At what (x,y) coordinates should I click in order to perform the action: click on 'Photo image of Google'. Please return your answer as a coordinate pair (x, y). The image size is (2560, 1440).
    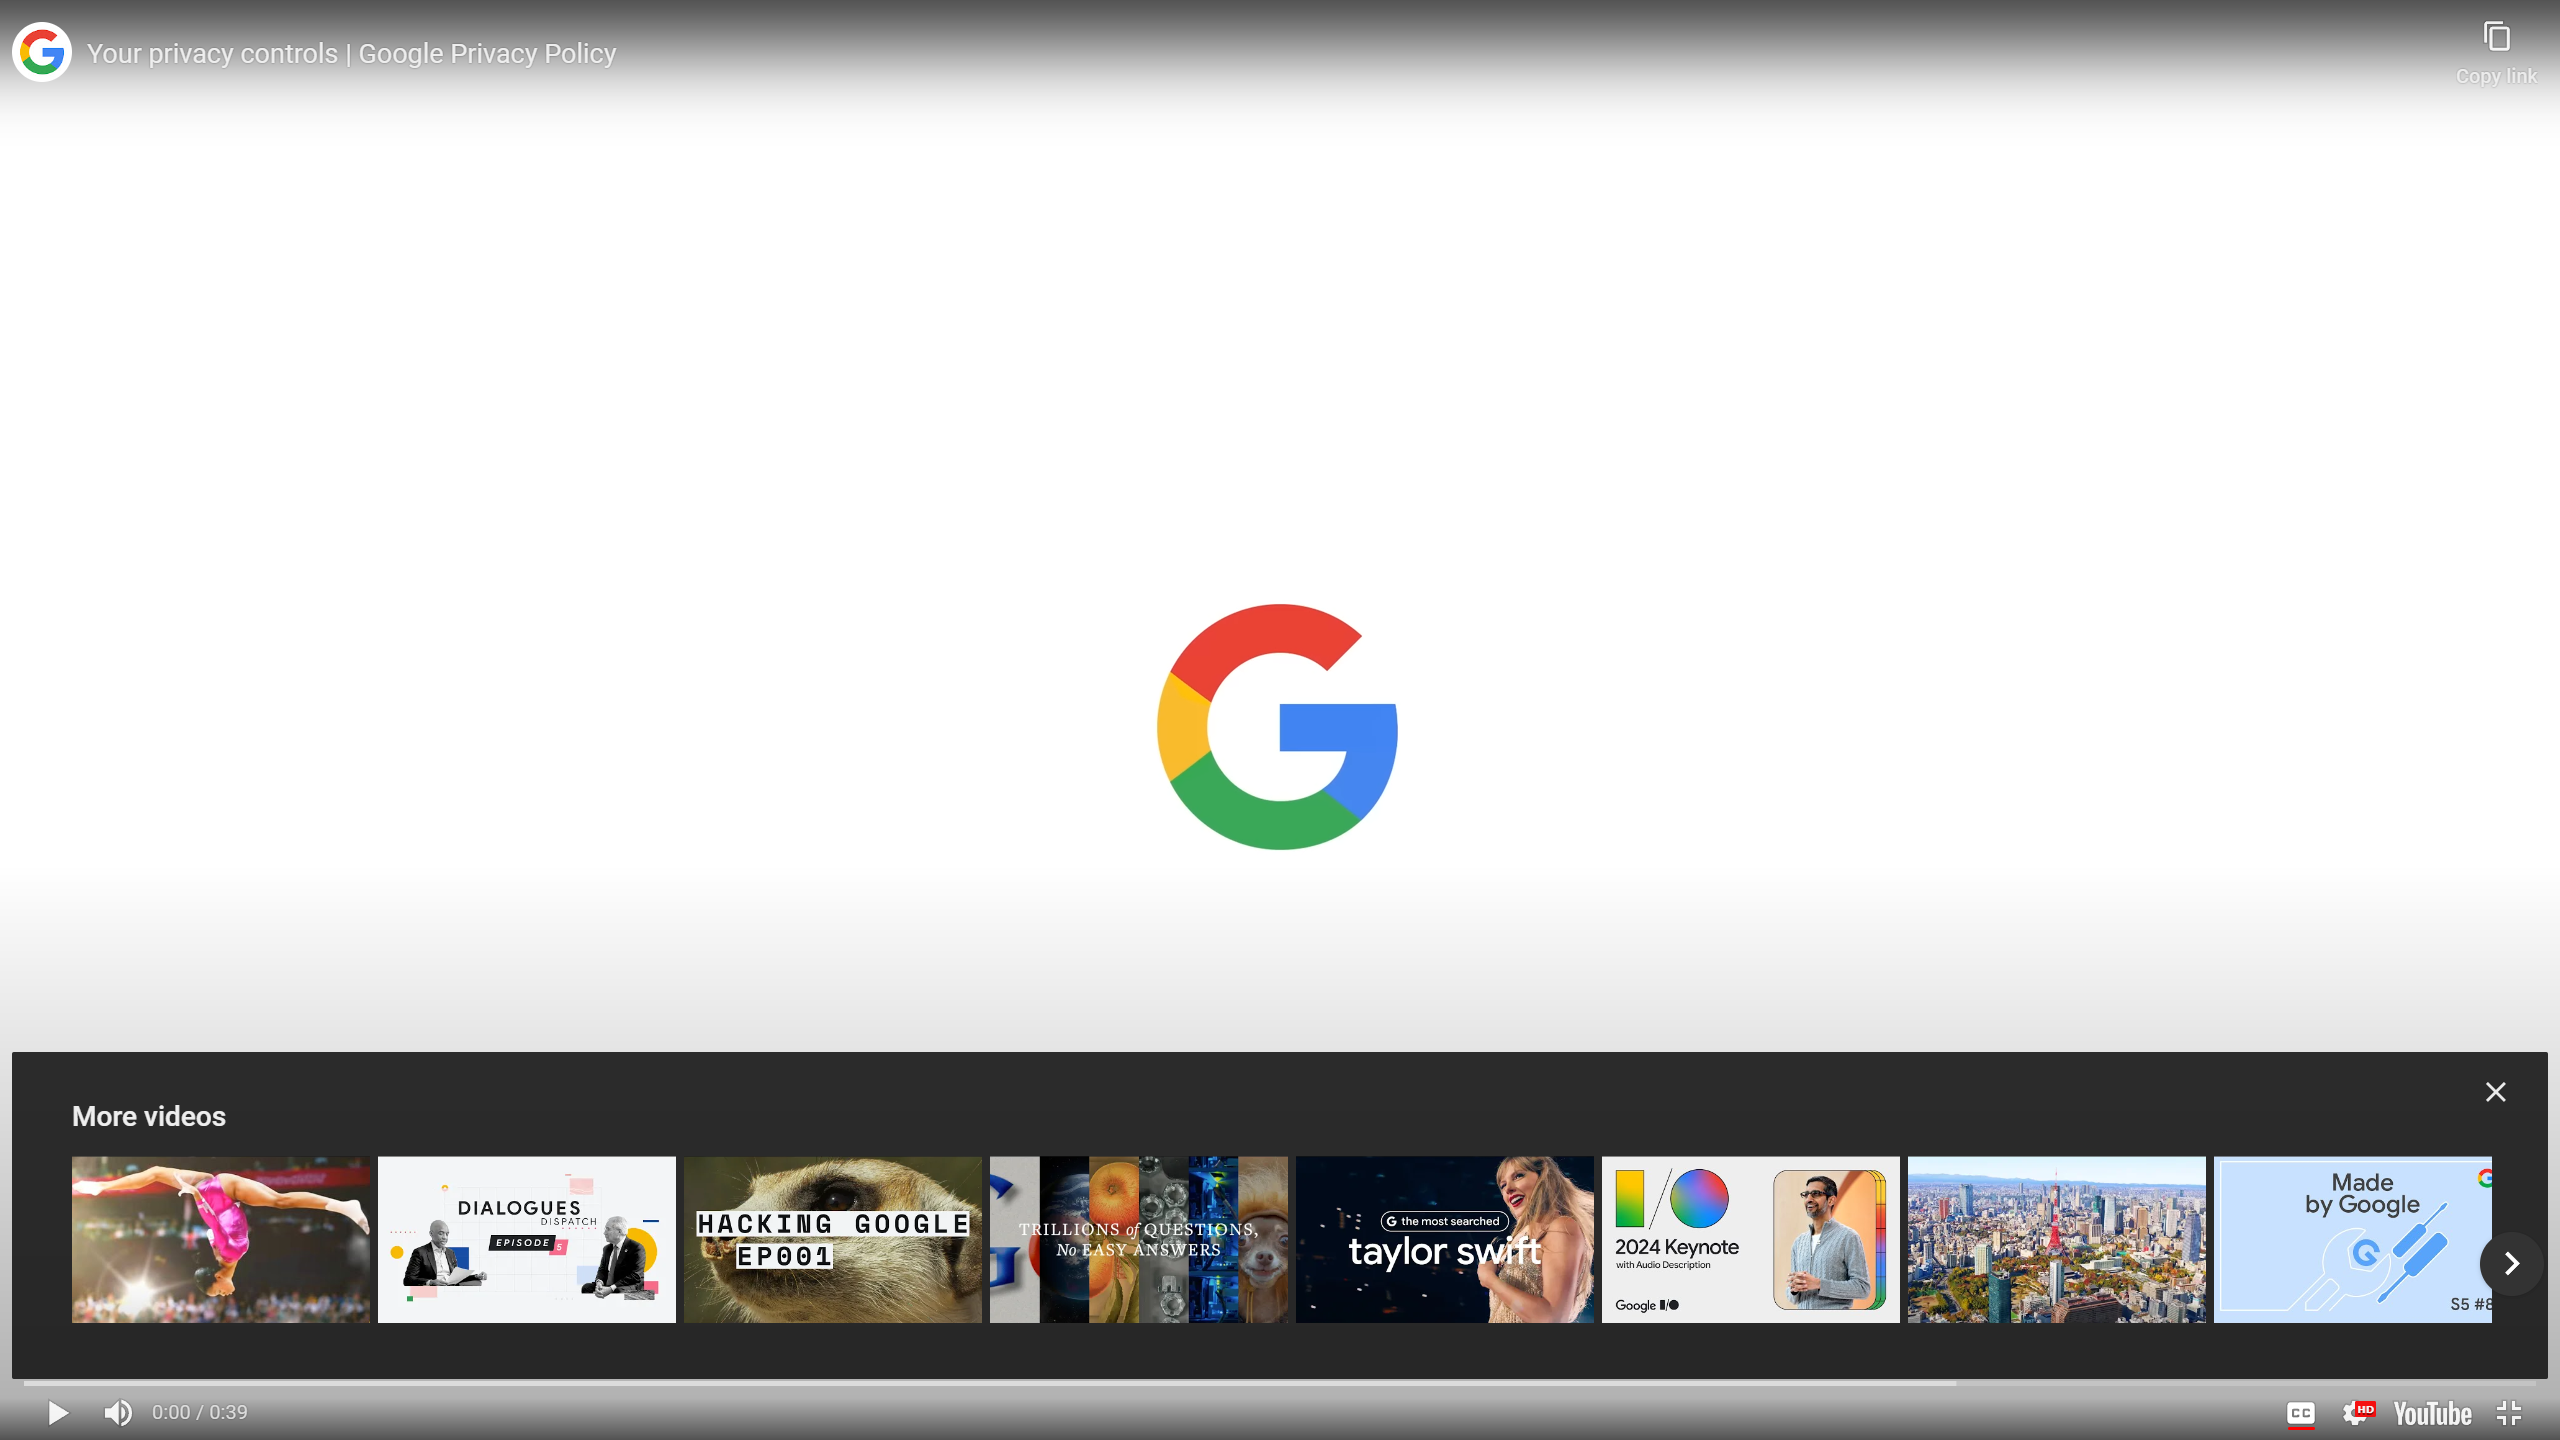
    Looking at the image, I should click on (41, 50).